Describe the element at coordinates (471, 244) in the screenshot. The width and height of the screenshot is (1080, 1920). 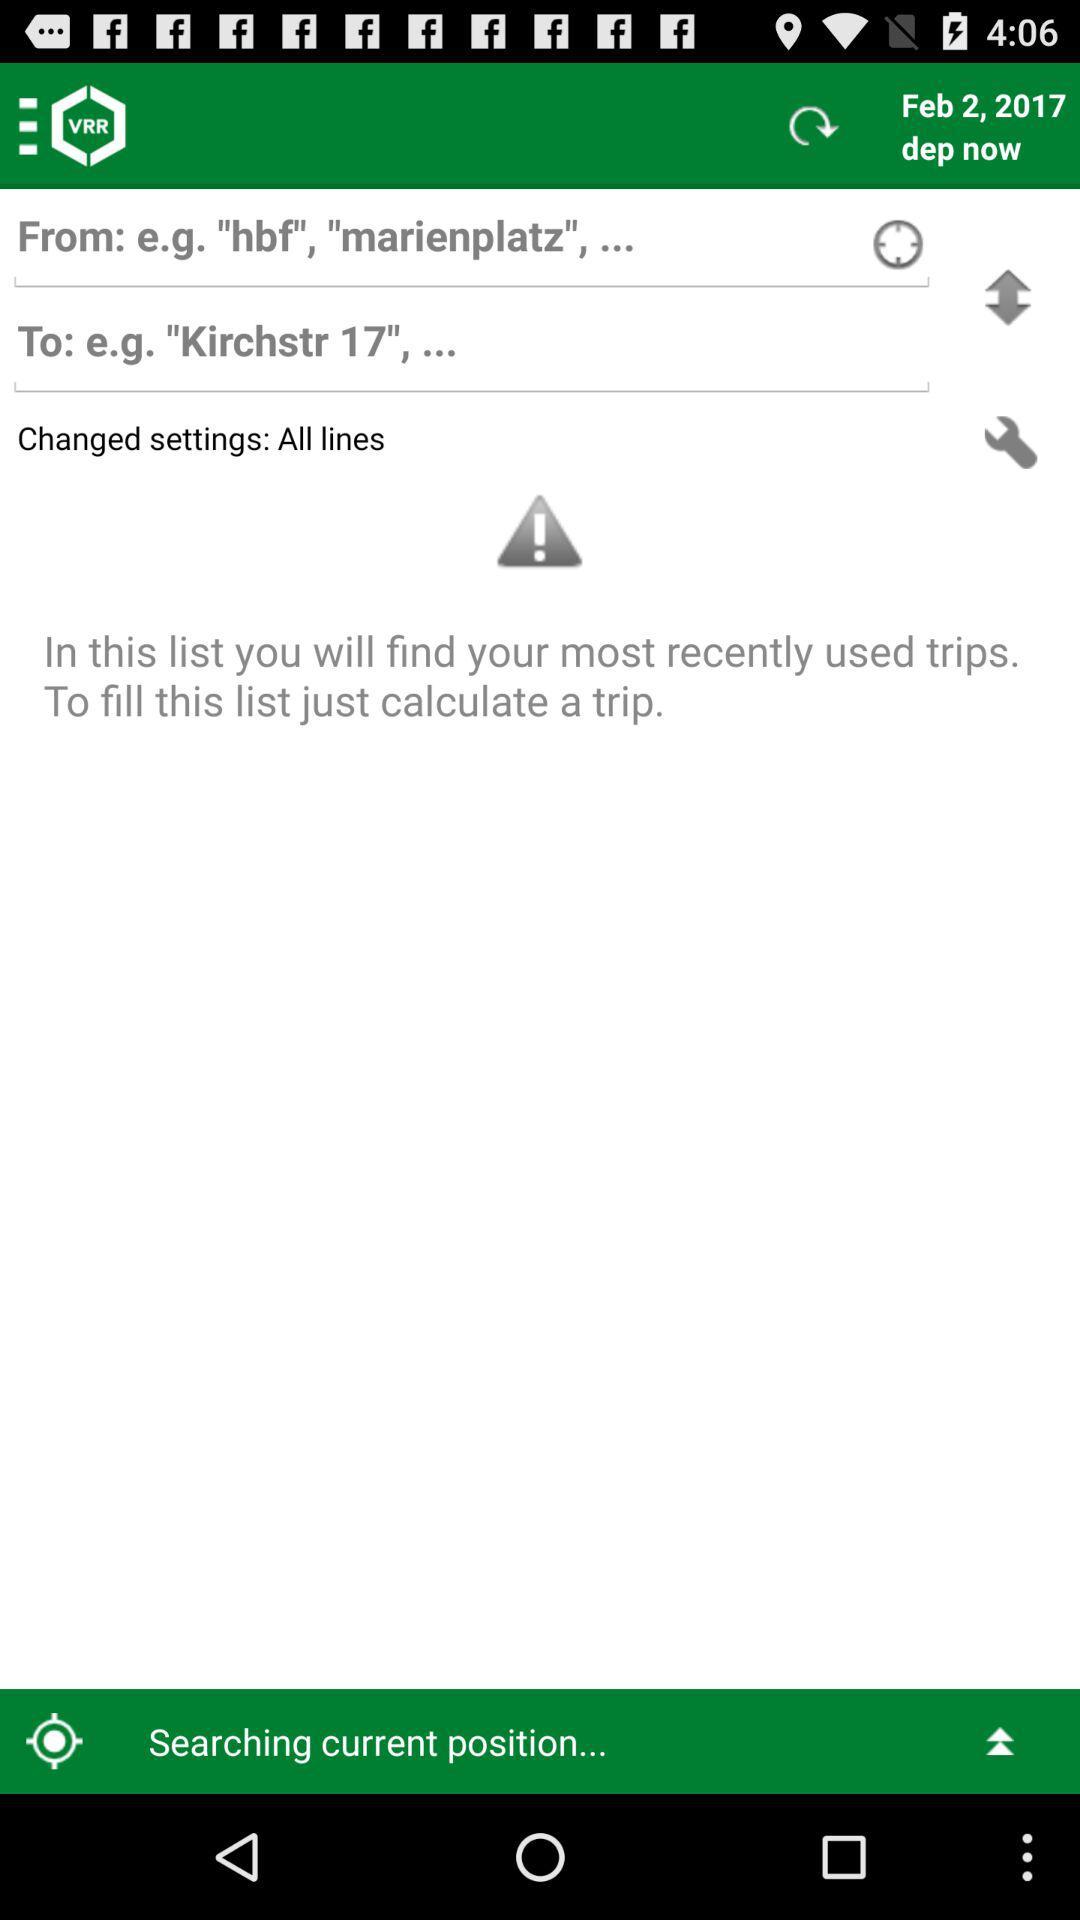
I see `input text info search` at that location.